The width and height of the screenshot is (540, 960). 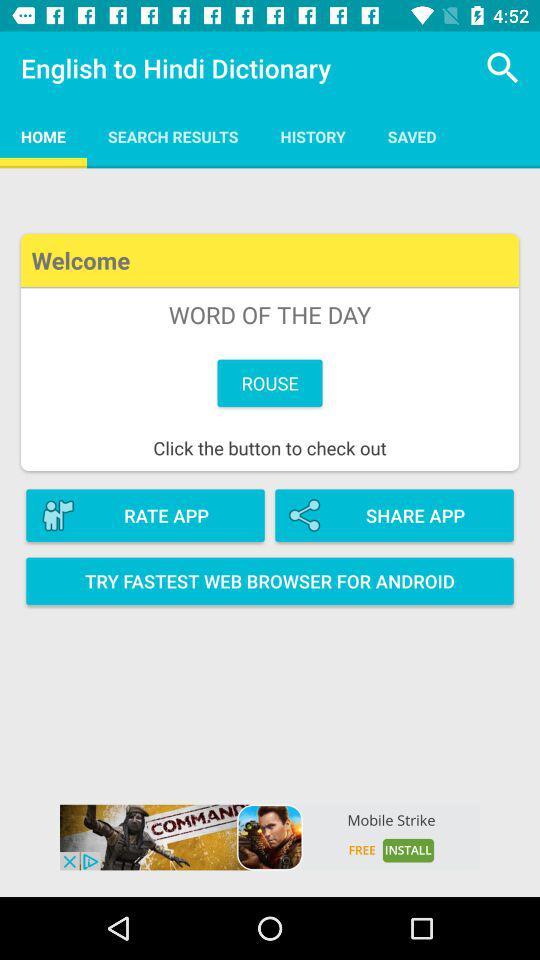 What do you see at coordinates (270, 382) in the screenshot?
I see `the text which is immediately below word of the day` at bounding box center [270, 382].